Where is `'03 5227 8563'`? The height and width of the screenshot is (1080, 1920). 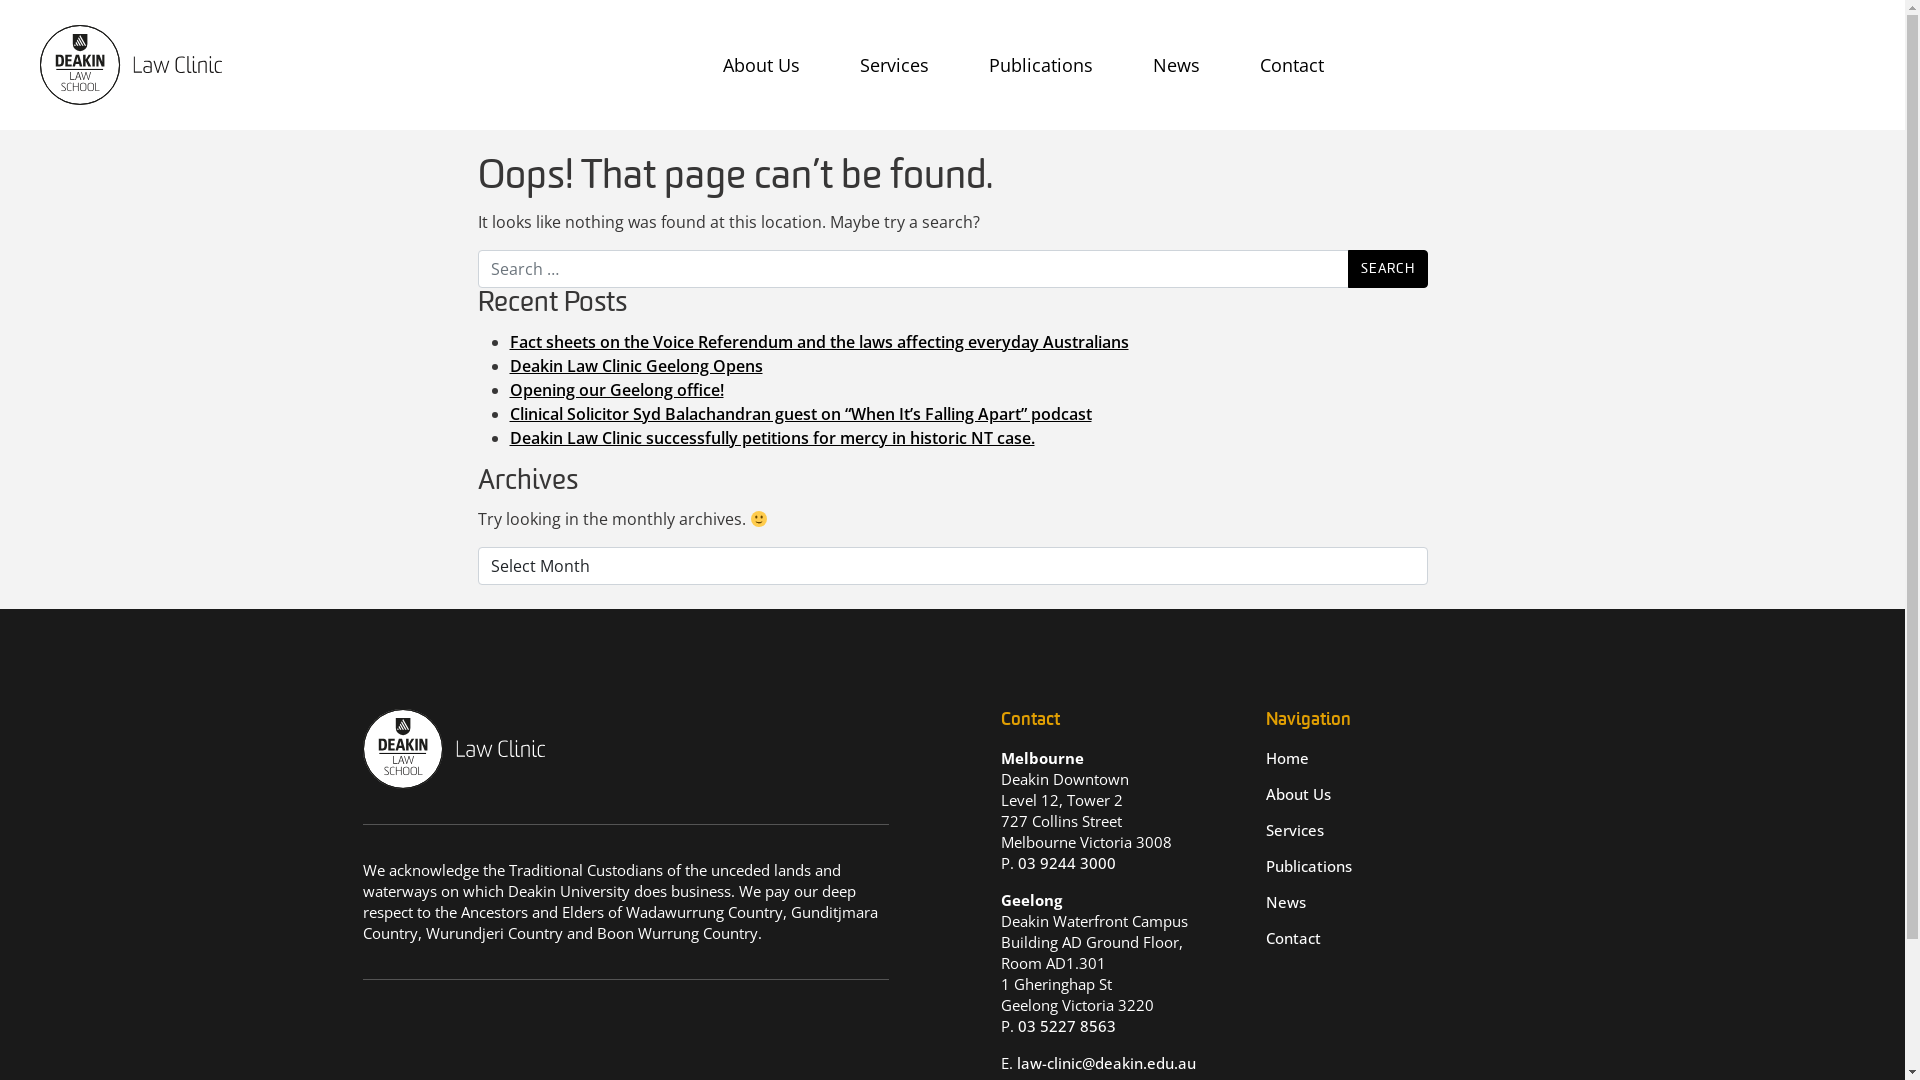
'03 5227 8563' is located at coordinates (1065, 1026).